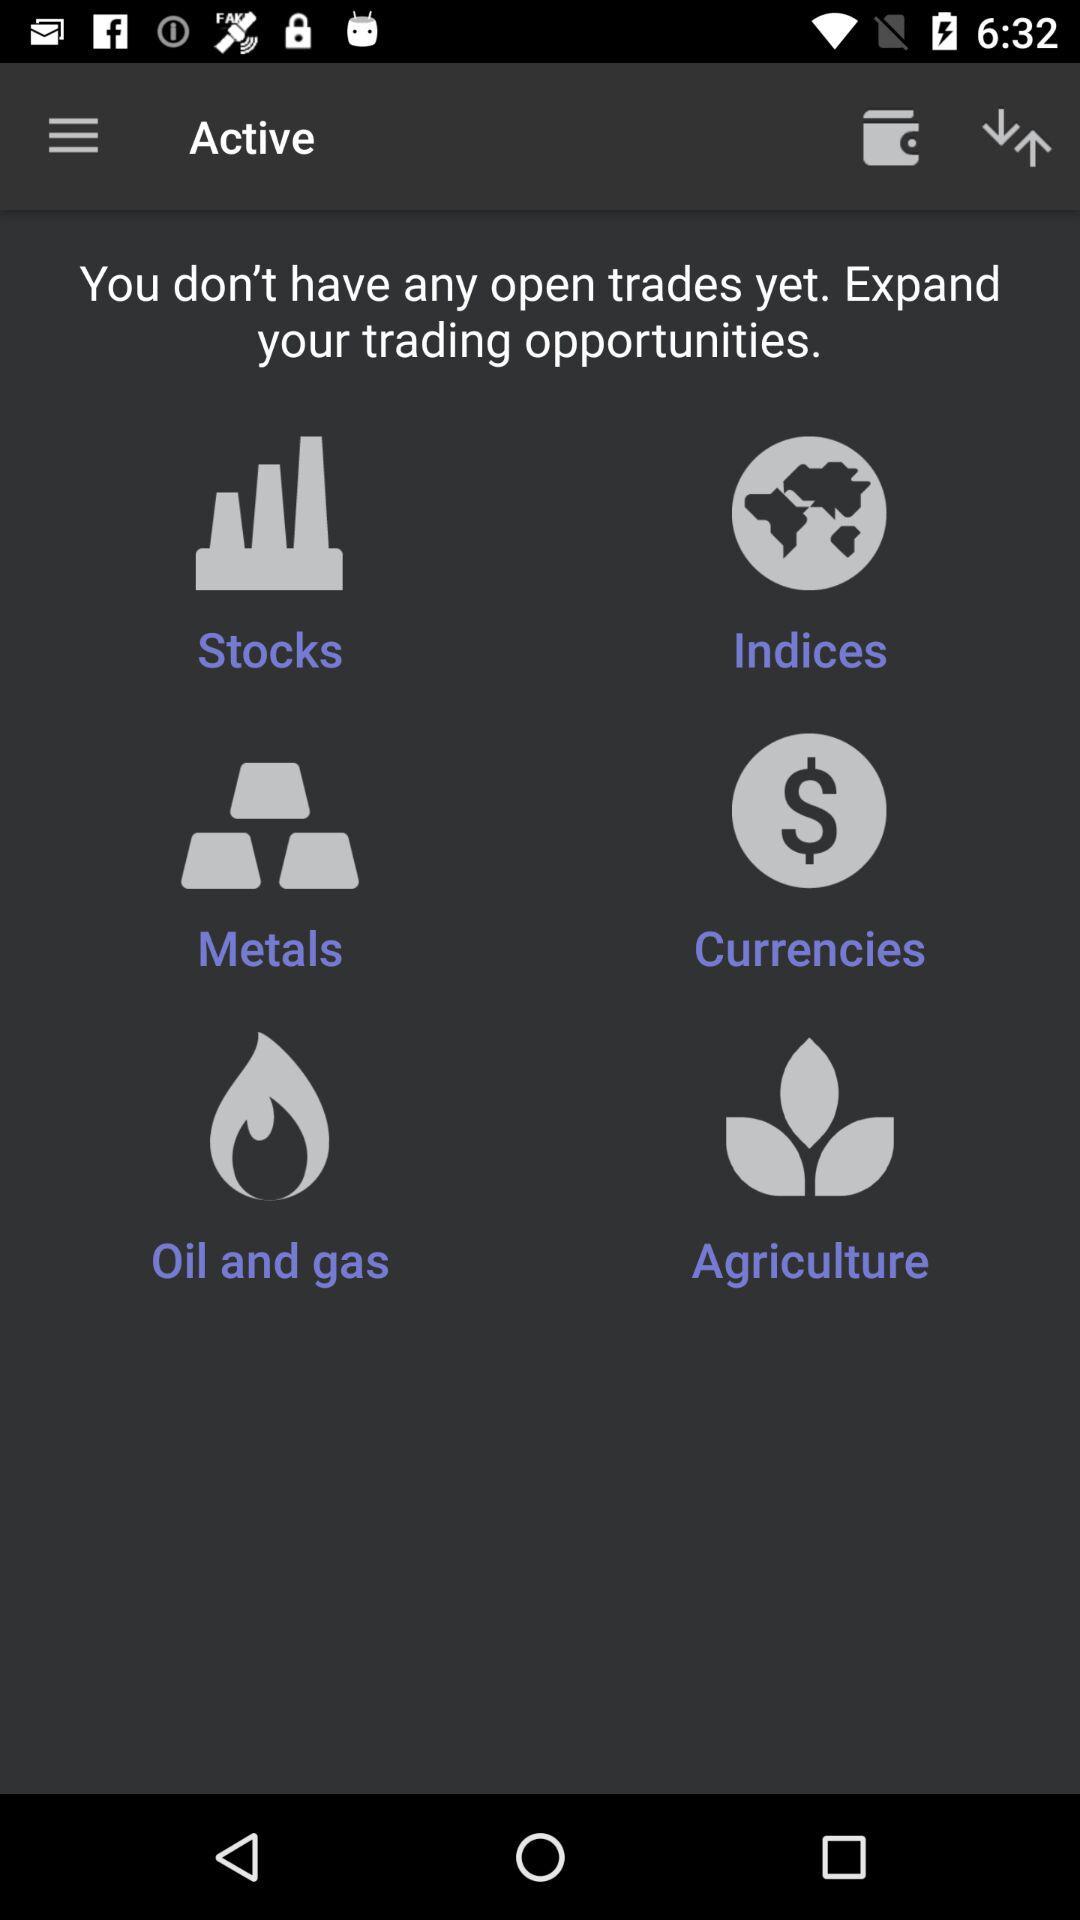 The image size is (1080, 1920). I want to click on the icon to the left of currencies item, so click(270, 871).